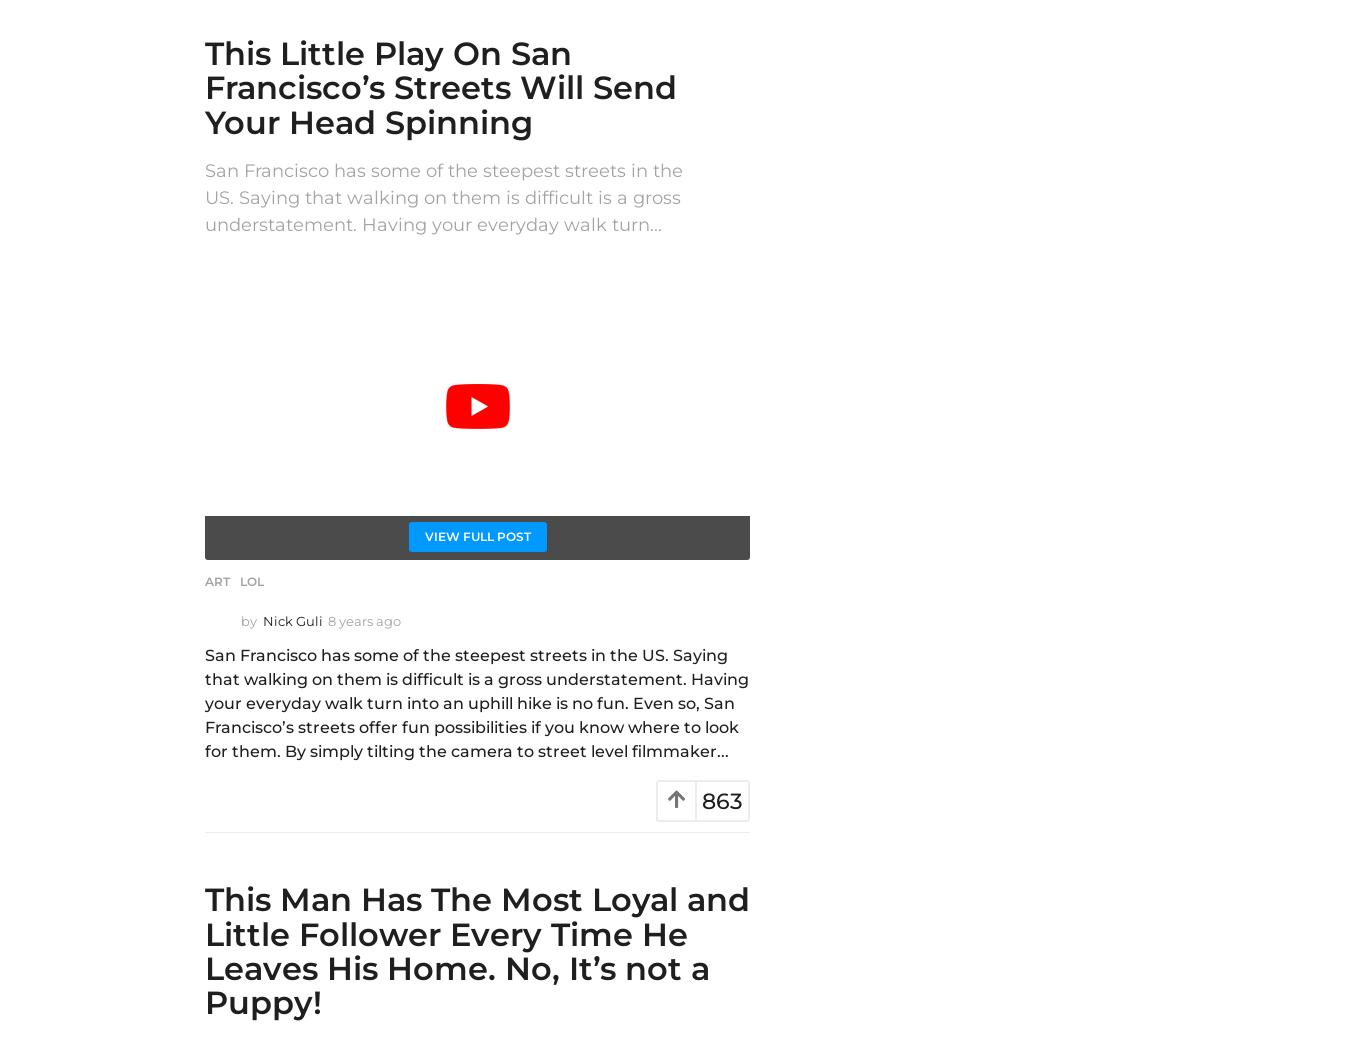  Describe the element at coordinates (476, 950) in the screenshot. I see `'This Man Has The Most Loyal and Little Follower Every Time He Leaves His Home. No, It’s not a Puppy!'` at that location.